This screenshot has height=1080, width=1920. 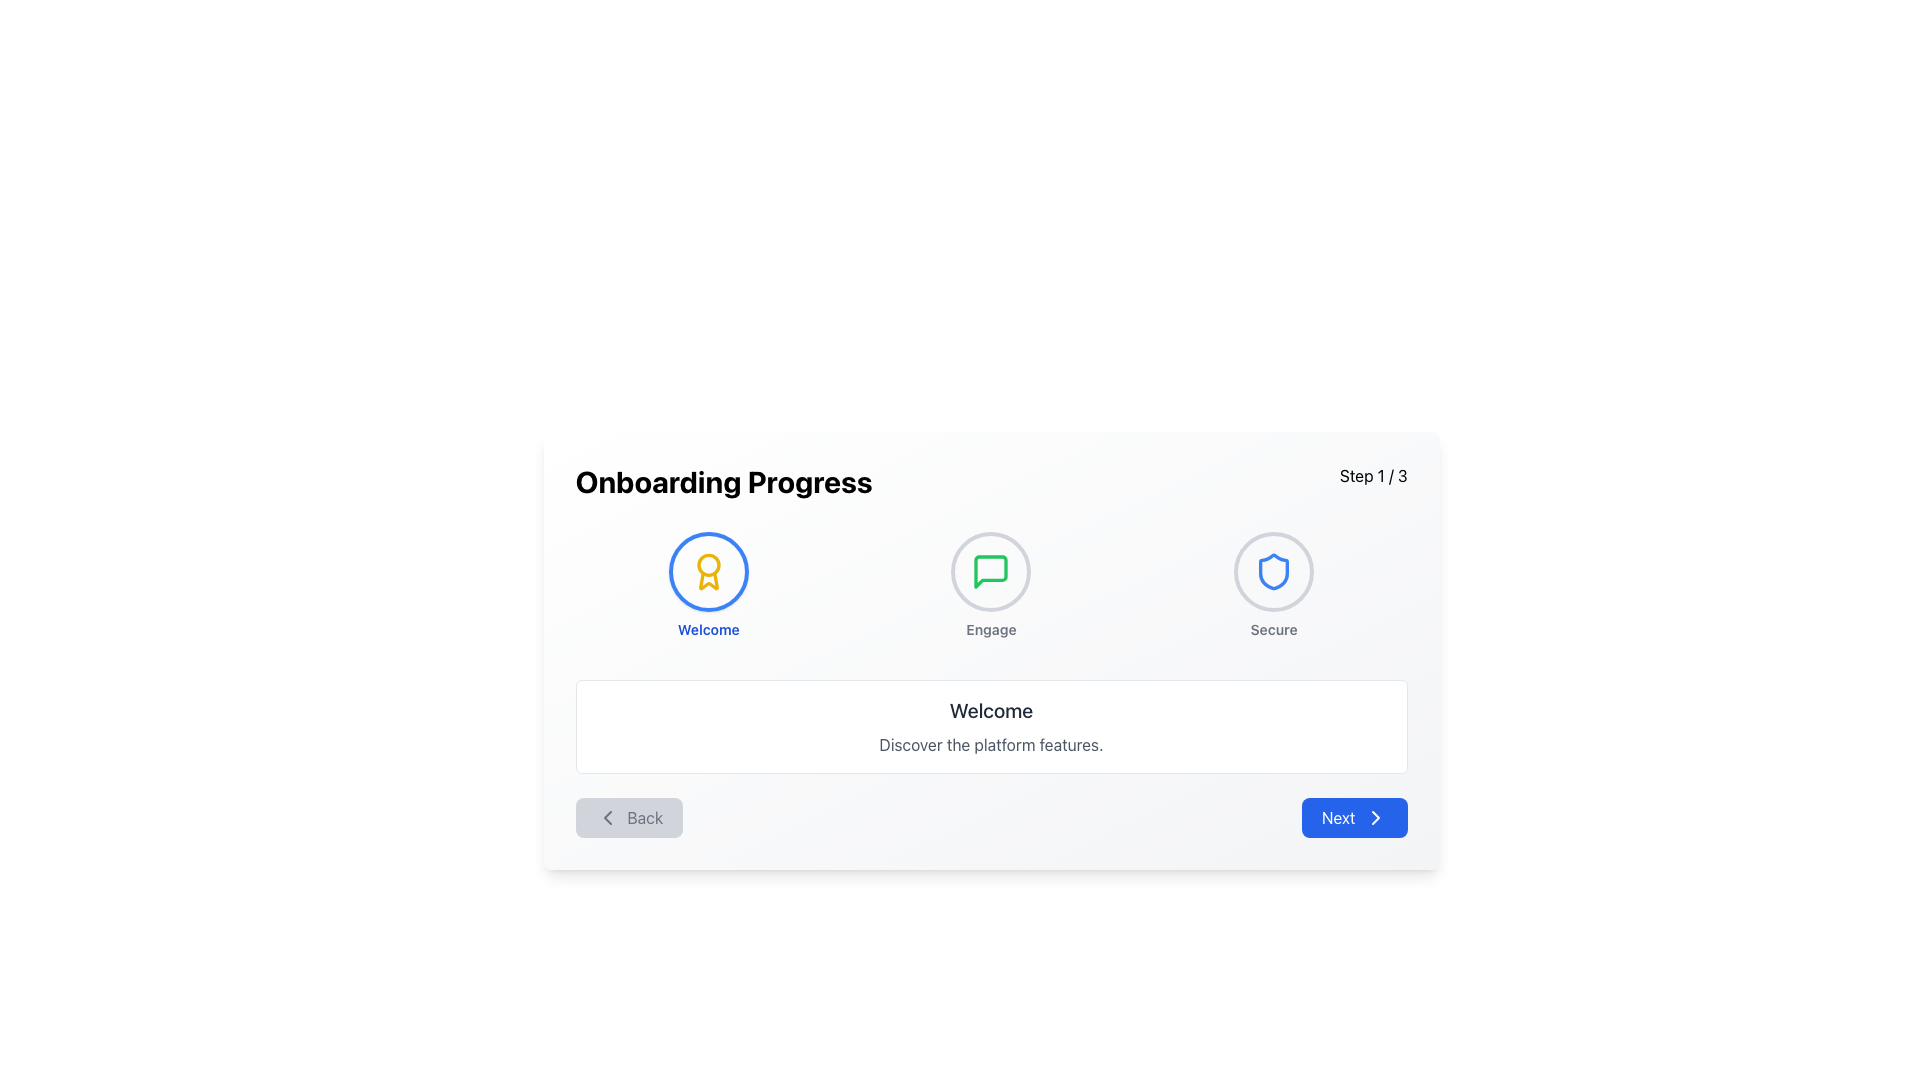 I want to click on the 'Secure' icon with label group, so click(x=1273, y=585).